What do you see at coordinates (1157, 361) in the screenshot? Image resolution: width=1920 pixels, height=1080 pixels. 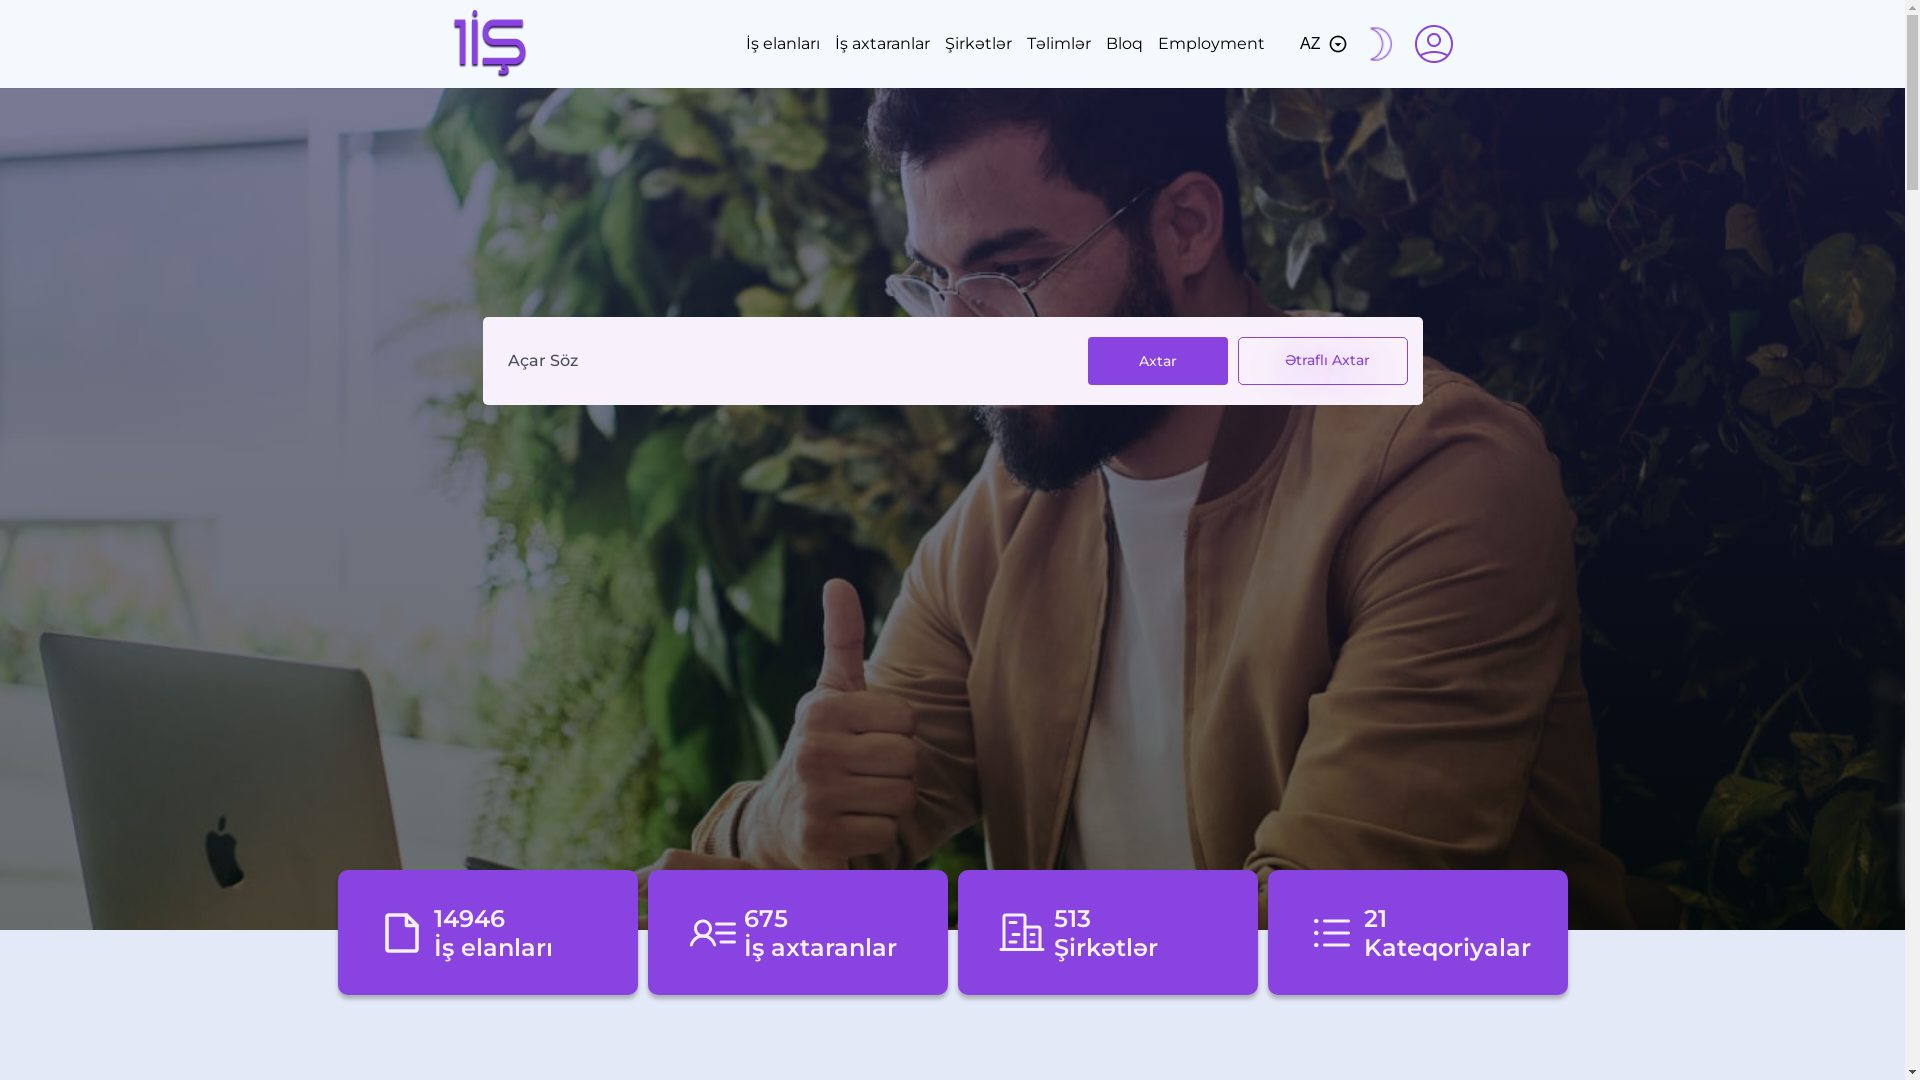 I see `'Axtar'` at bounding box center [1157, 361].